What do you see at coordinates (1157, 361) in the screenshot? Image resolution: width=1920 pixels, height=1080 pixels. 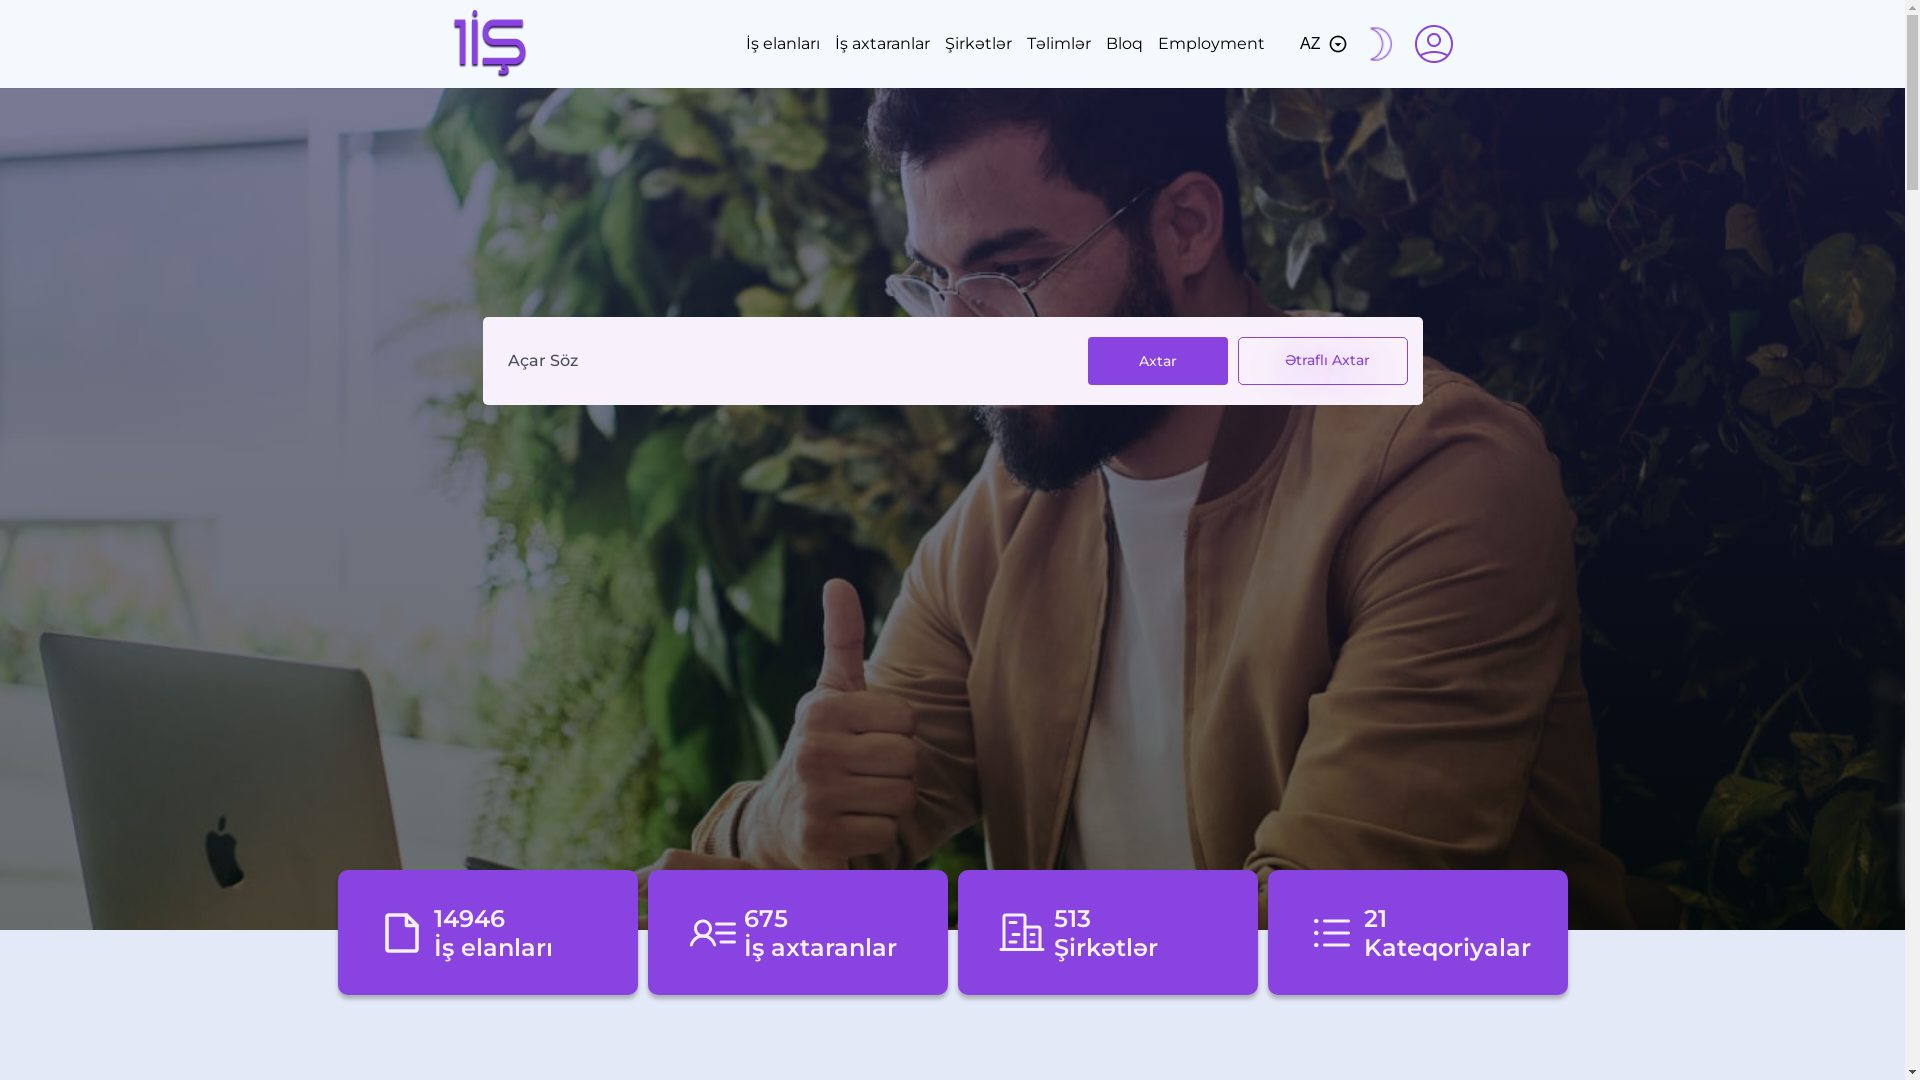 I see `'Axtar'` at bounding box center [1157, 361].